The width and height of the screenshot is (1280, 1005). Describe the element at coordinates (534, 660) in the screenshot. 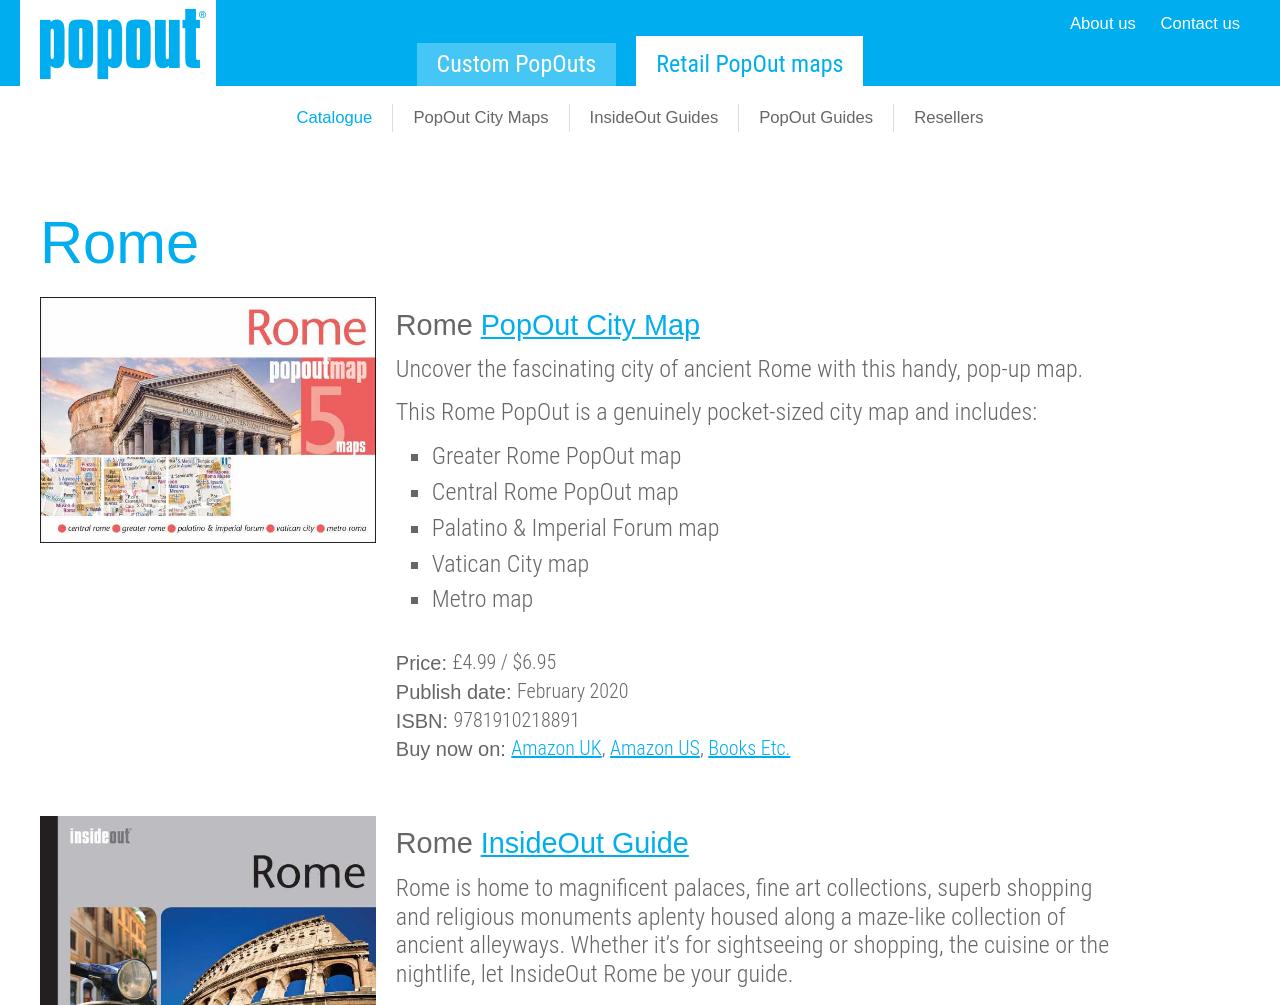

I see `'$6.95'` at that location.